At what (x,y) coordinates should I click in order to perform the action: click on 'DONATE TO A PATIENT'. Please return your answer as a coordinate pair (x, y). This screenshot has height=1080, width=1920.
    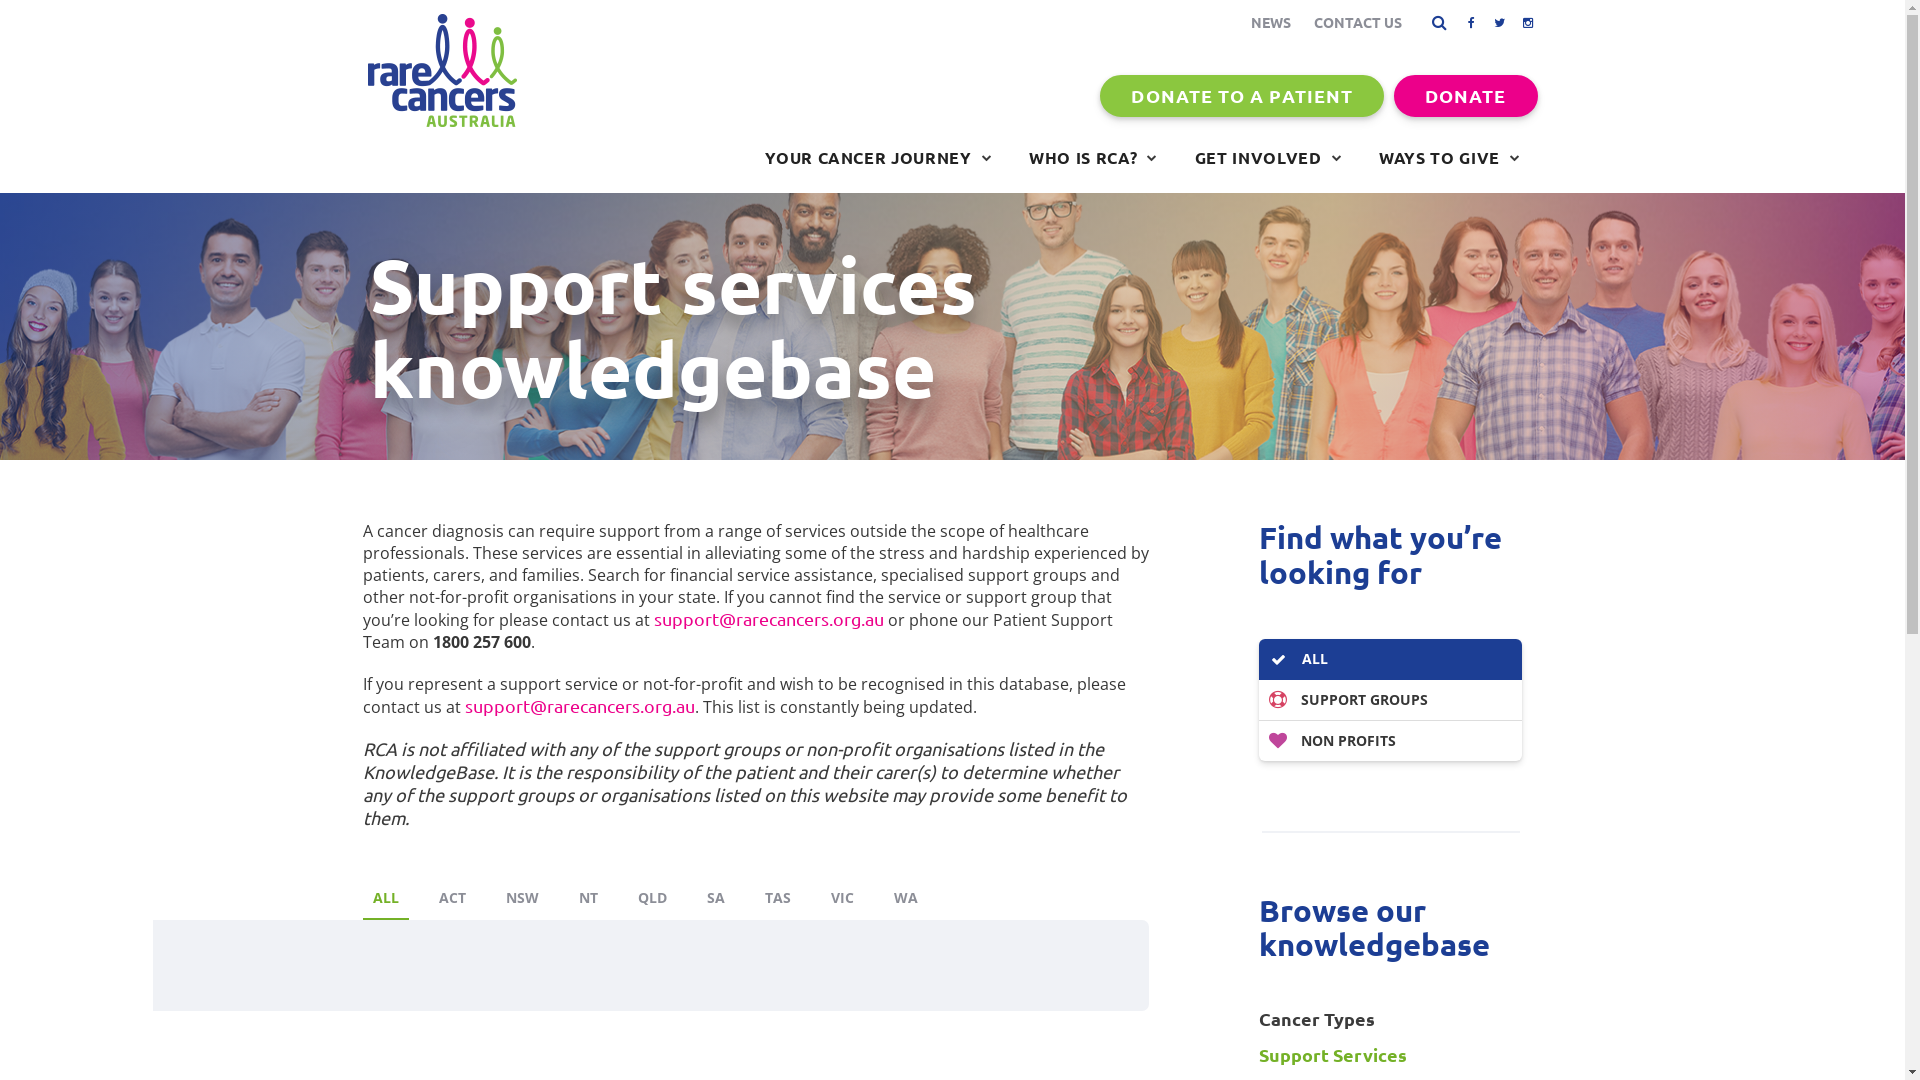
    Looking at the image, I should click on (1241, 96).